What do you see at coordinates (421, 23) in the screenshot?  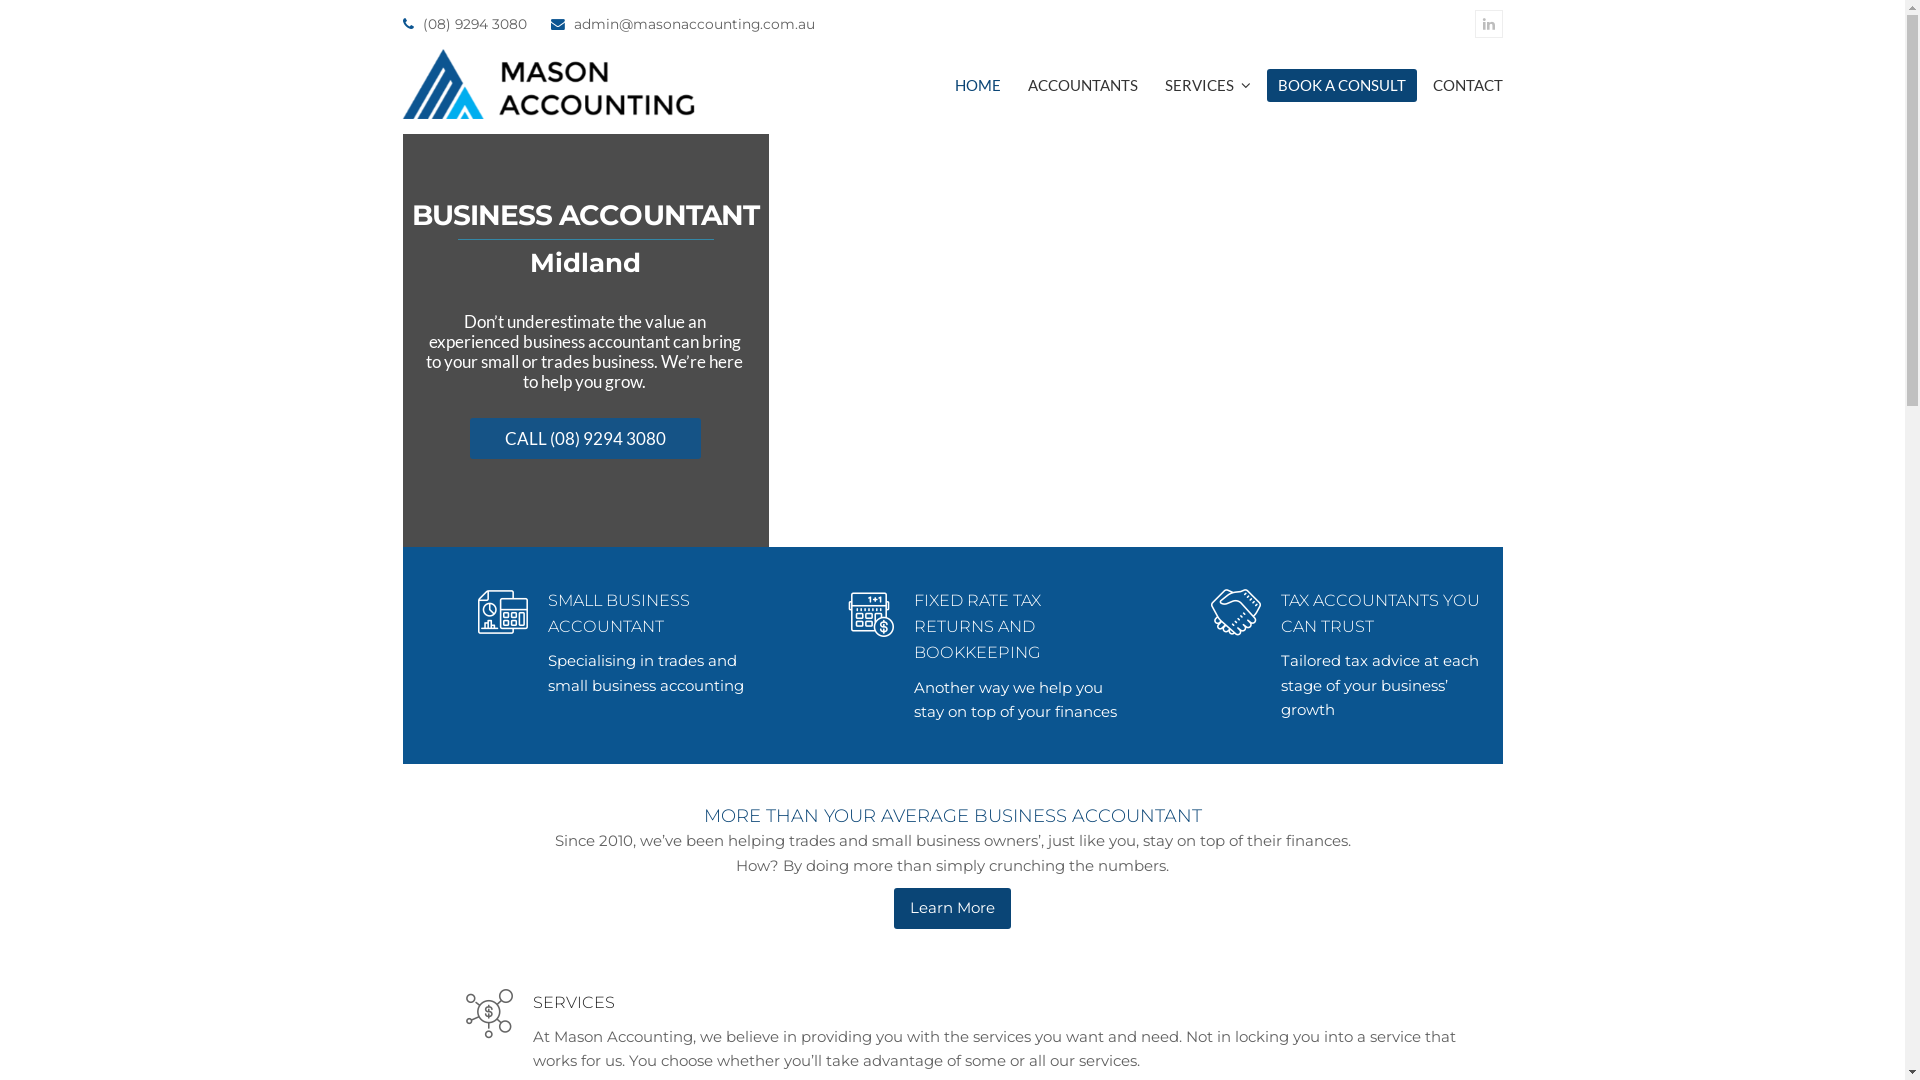 I see `'(08) 9294 3080'` at bounding box center [421, 23].